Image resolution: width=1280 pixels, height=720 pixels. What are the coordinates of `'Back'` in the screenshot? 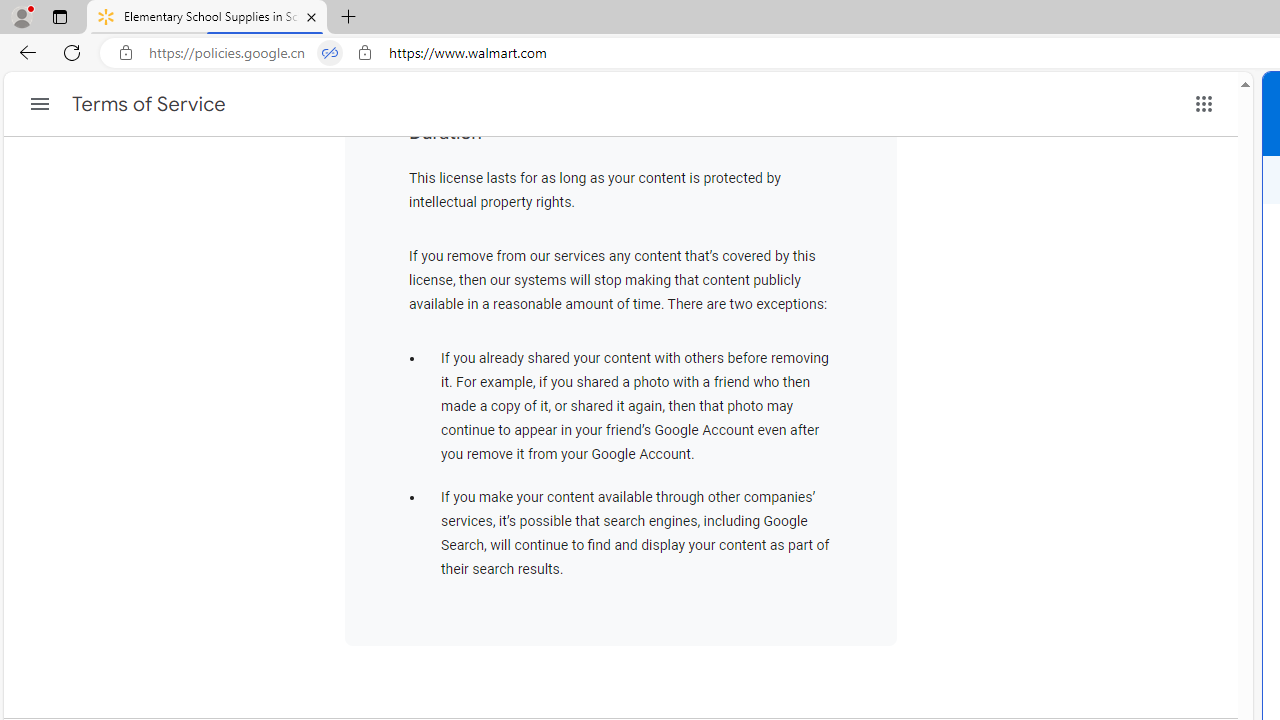 It's located at (24, 51).